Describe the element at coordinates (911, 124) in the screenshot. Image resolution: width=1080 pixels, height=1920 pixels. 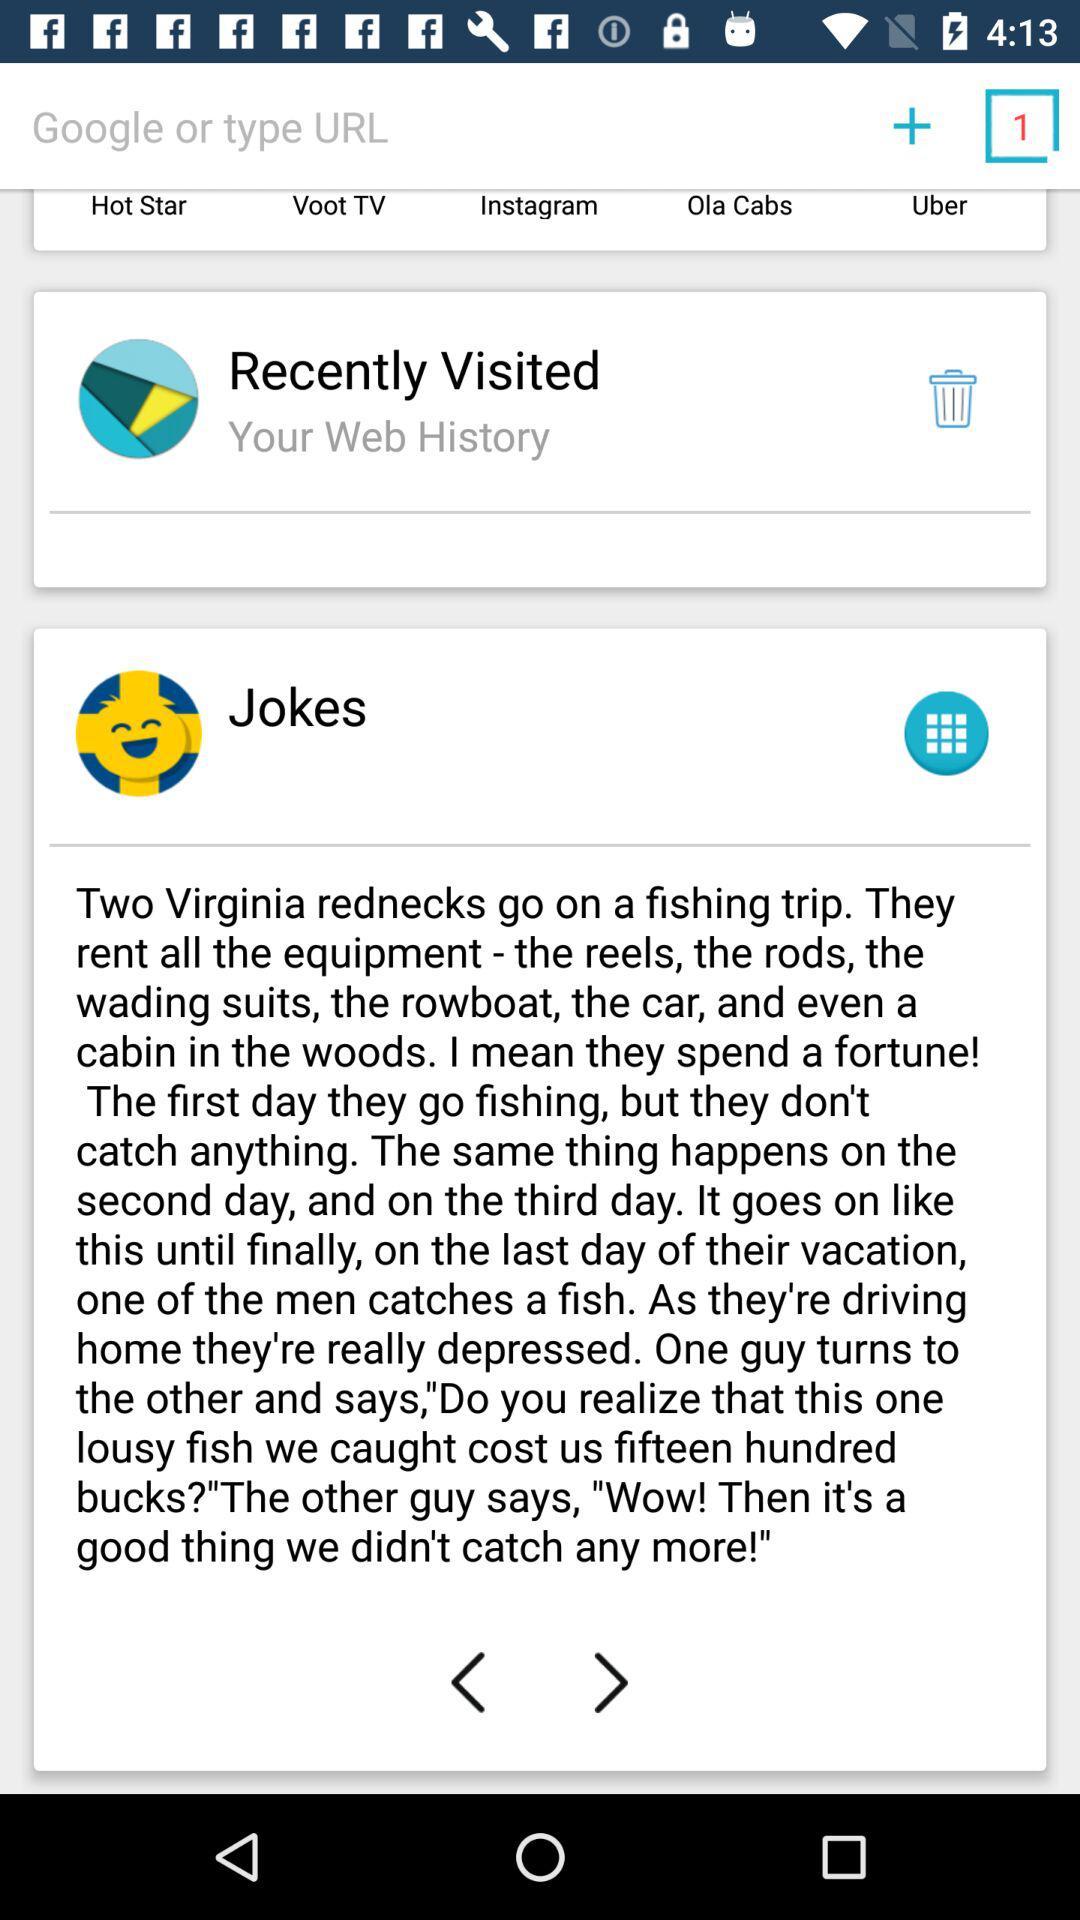
I see `item next to the 1 icon` at that location.